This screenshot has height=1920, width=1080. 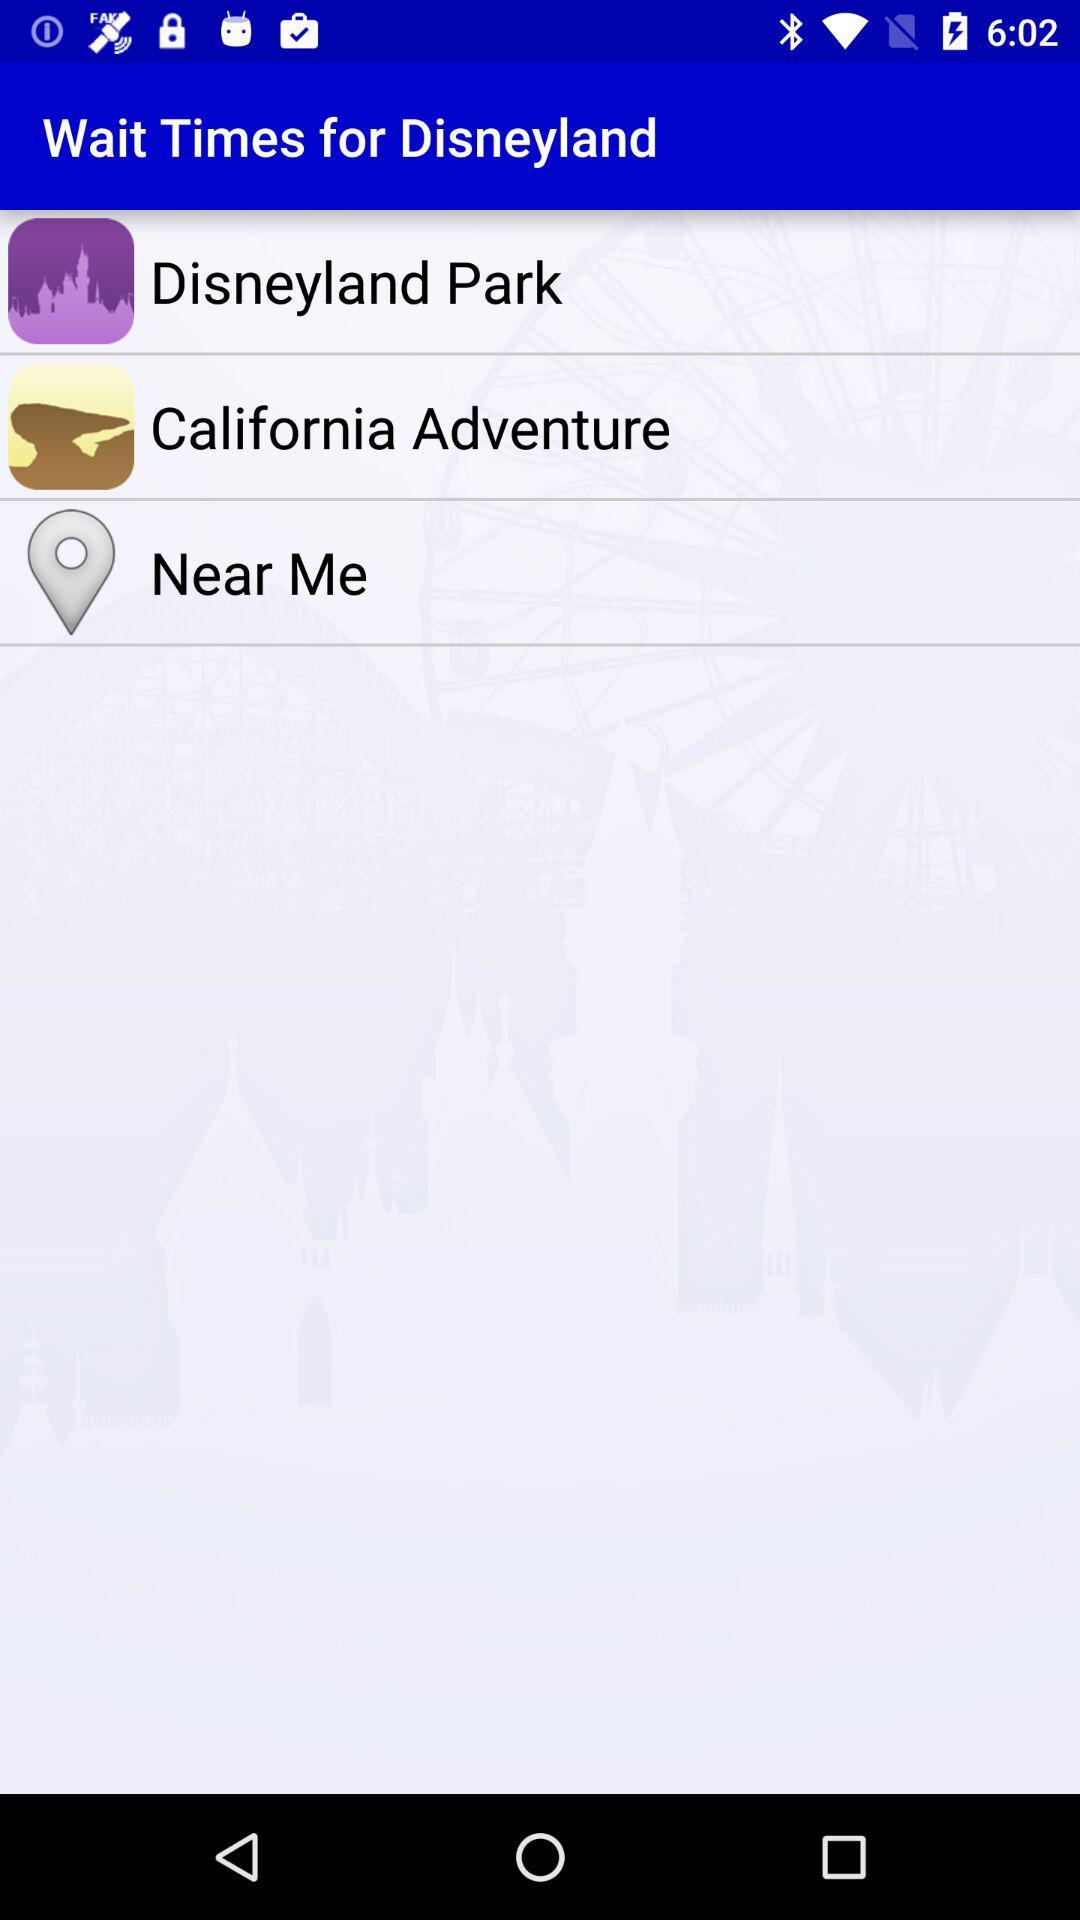 I want to click on california adventure, so click(x=609, y=425).